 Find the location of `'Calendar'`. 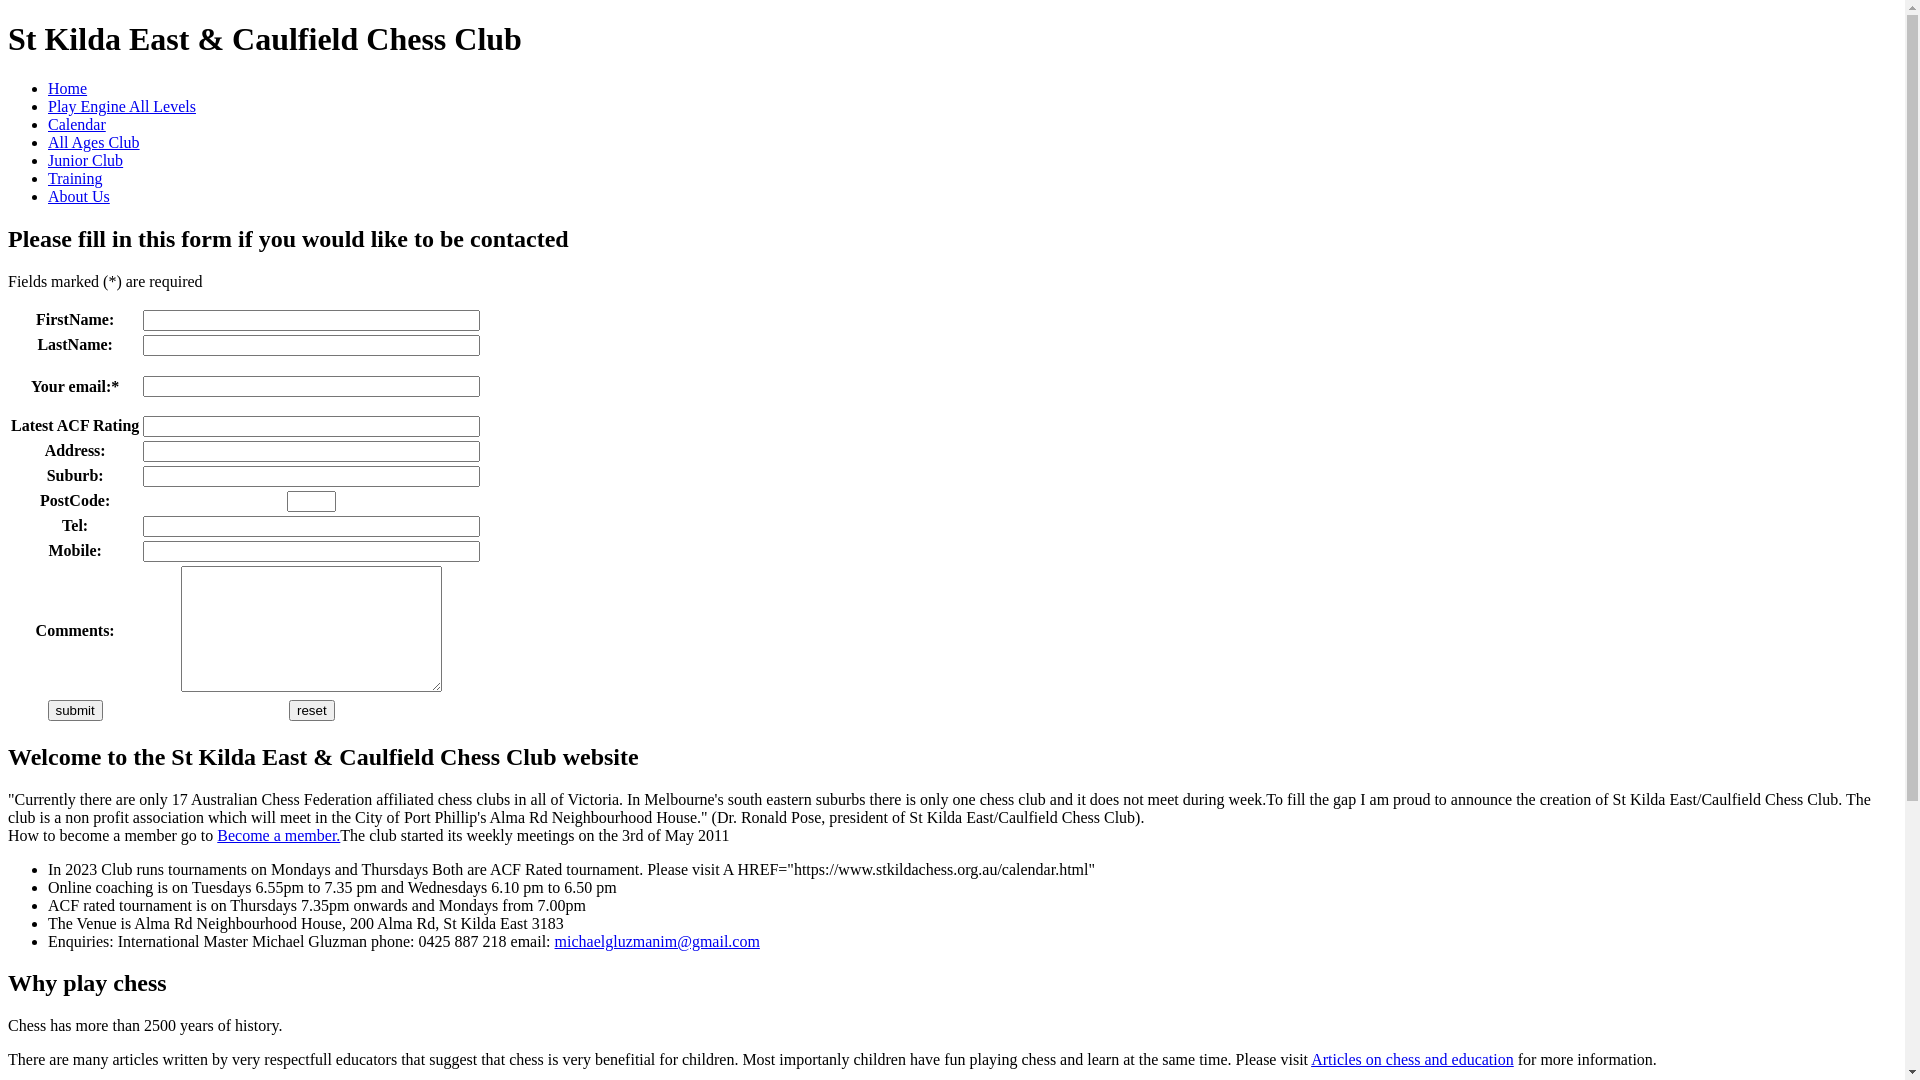

'Calendar' is located at coordinates (76, 124).